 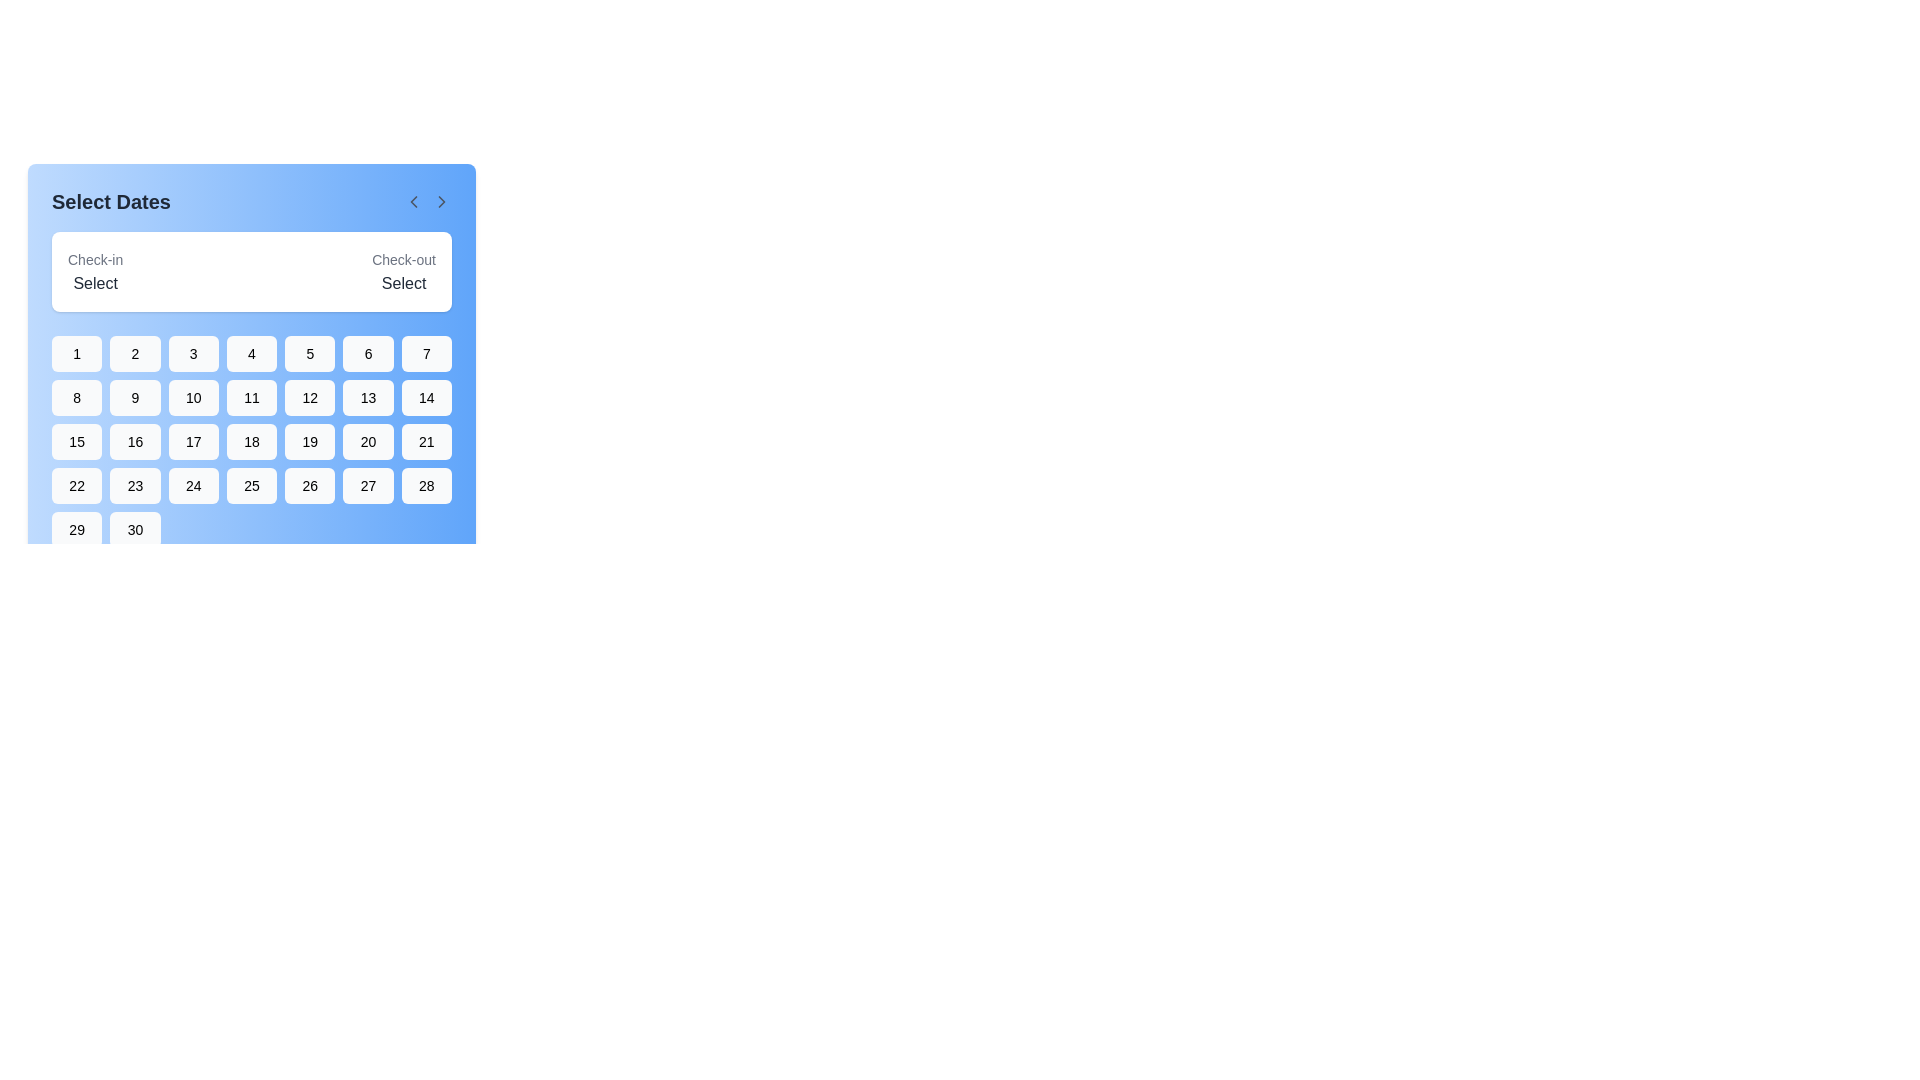 What do you see at coordinates (251, 441) in the screenshot?
I see `the number button in the grid of buttons` at bounding box center [251, 441].